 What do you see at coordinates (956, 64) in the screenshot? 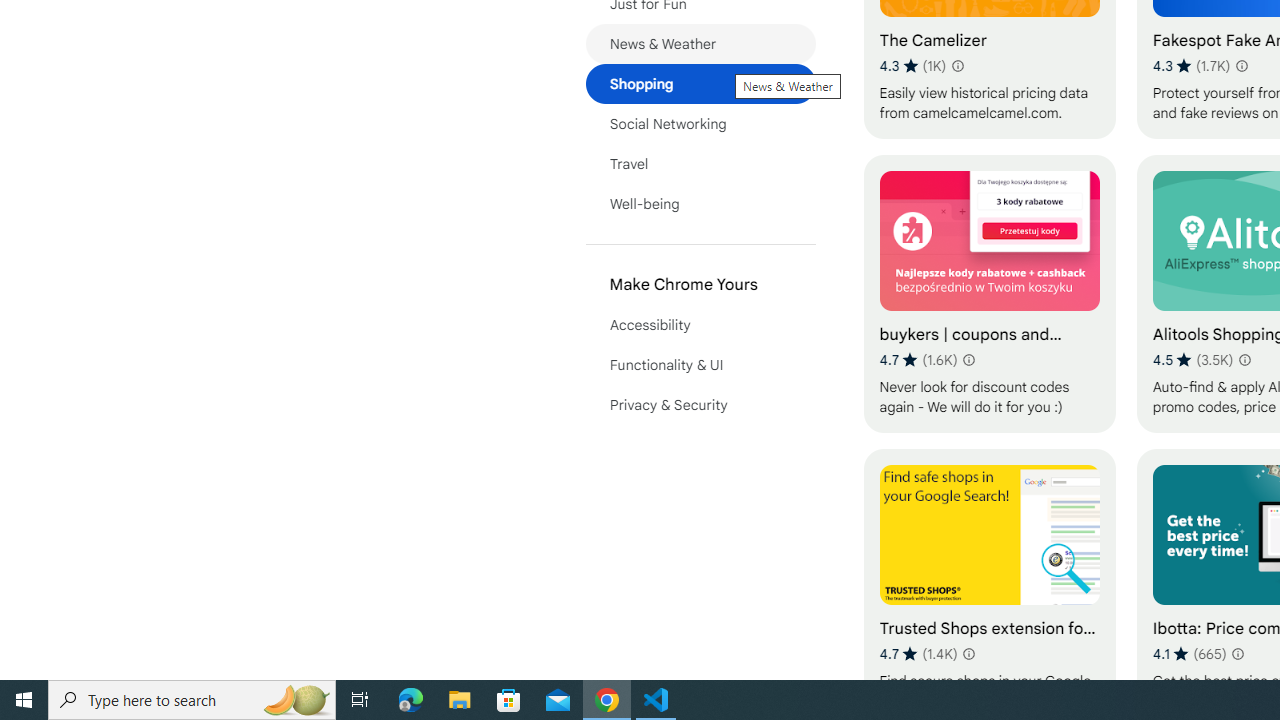
I see `'Learn more about results and reviews "The Camelizer"'` at bounding box center [956, 64].